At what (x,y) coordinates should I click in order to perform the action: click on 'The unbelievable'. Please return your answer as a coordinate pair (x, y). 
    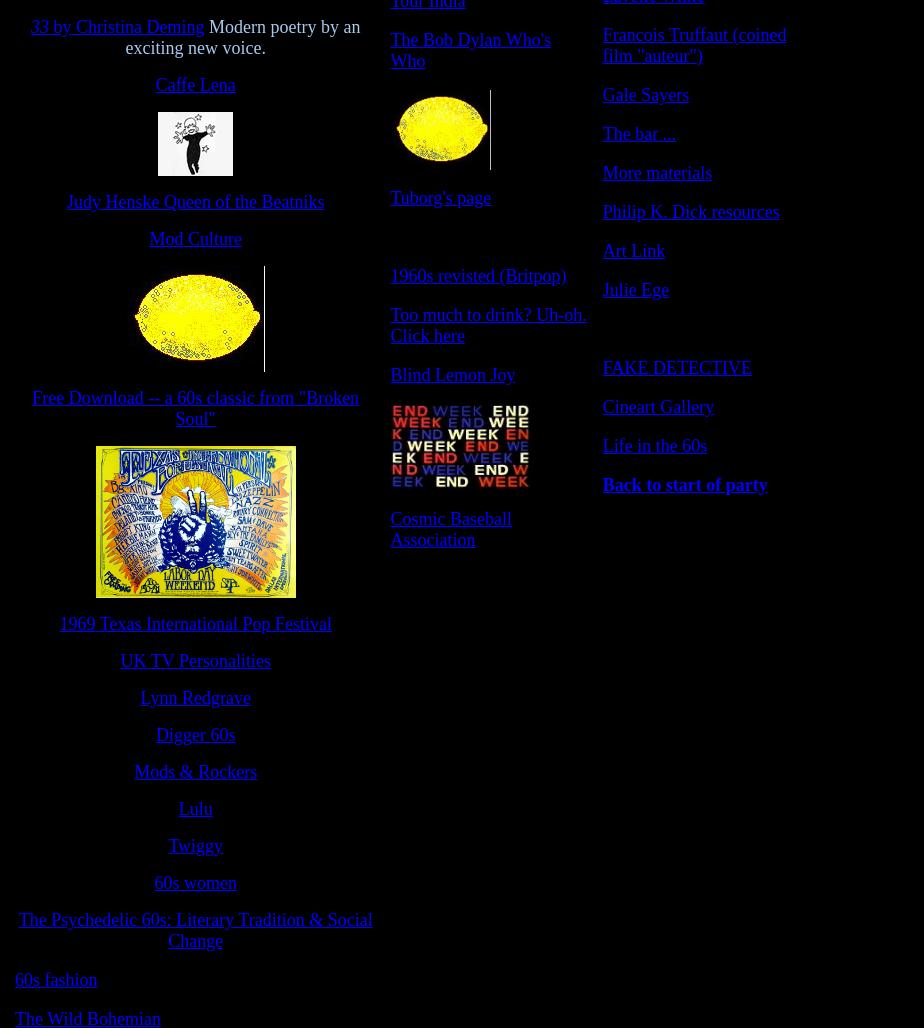
    Looking at the image, I should click on (663, 327).